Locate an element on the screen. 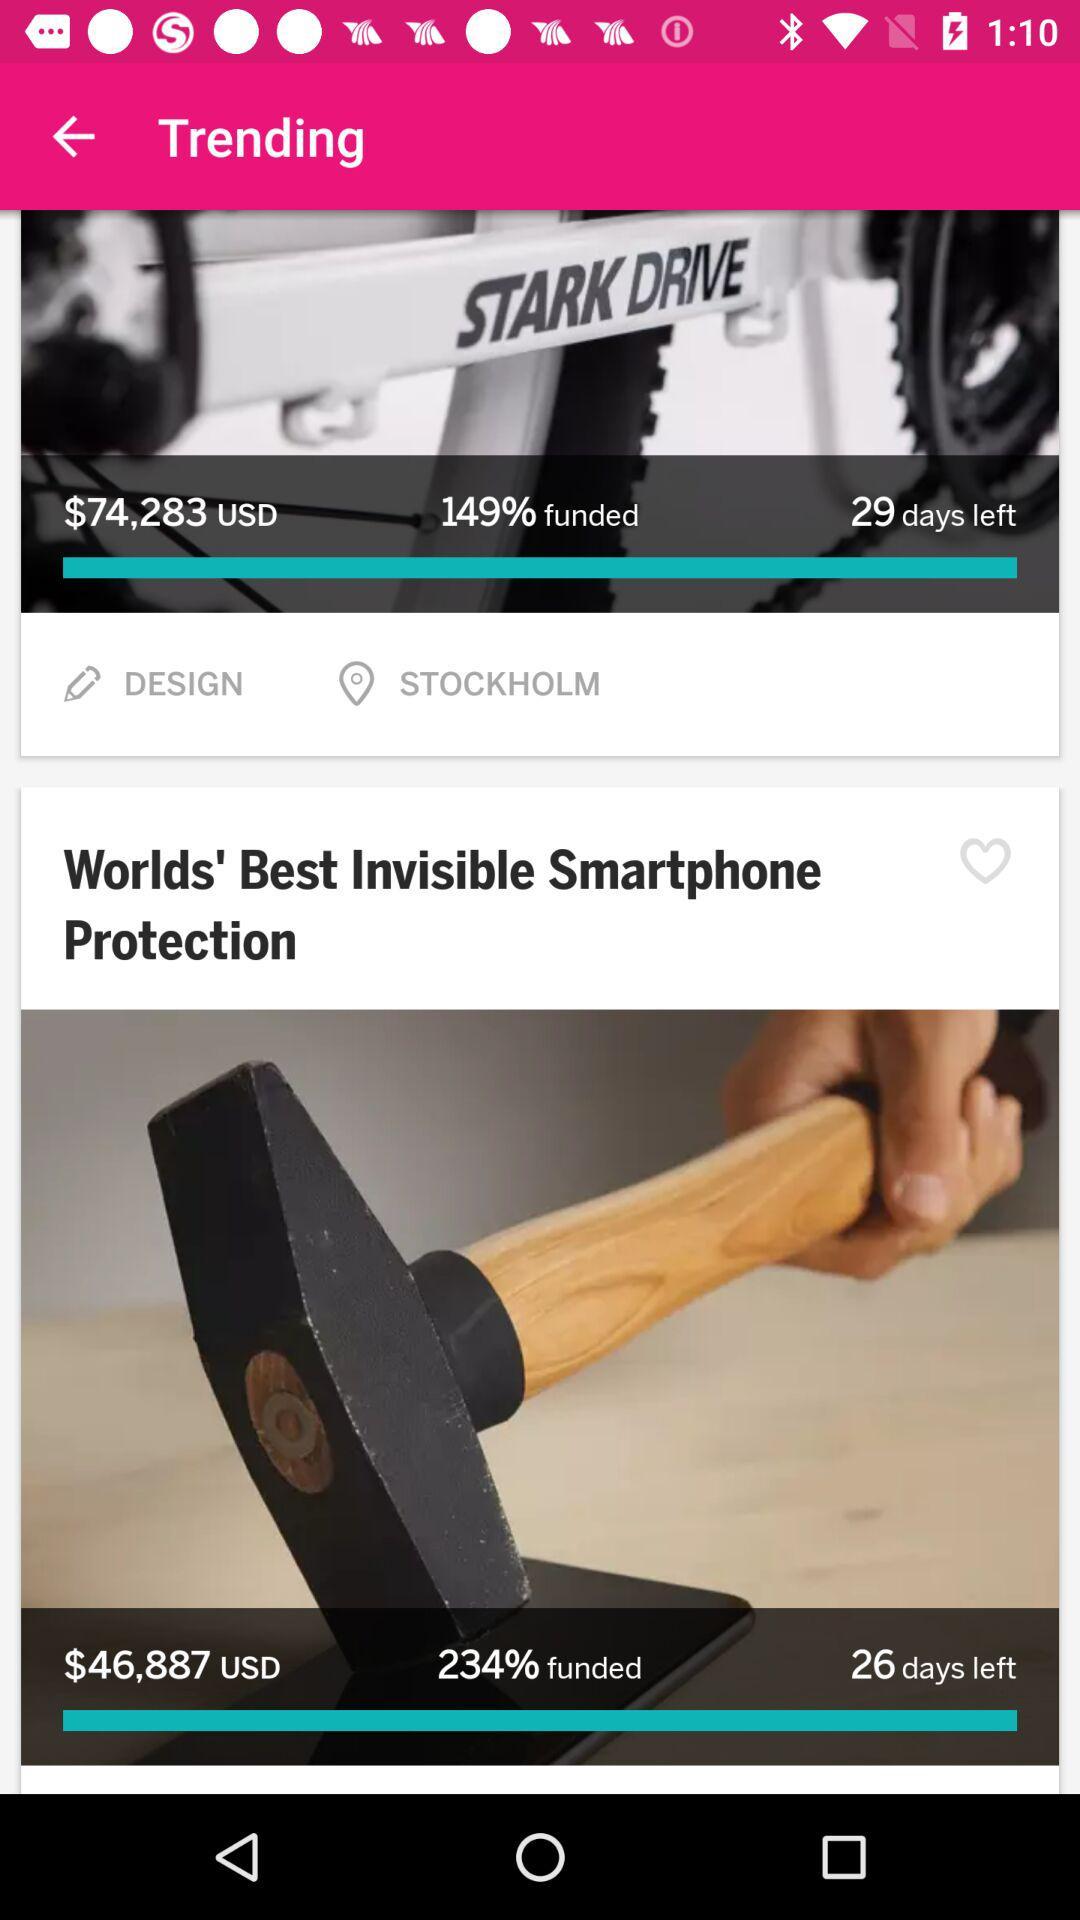  the design is located at coordinates (183, 684).